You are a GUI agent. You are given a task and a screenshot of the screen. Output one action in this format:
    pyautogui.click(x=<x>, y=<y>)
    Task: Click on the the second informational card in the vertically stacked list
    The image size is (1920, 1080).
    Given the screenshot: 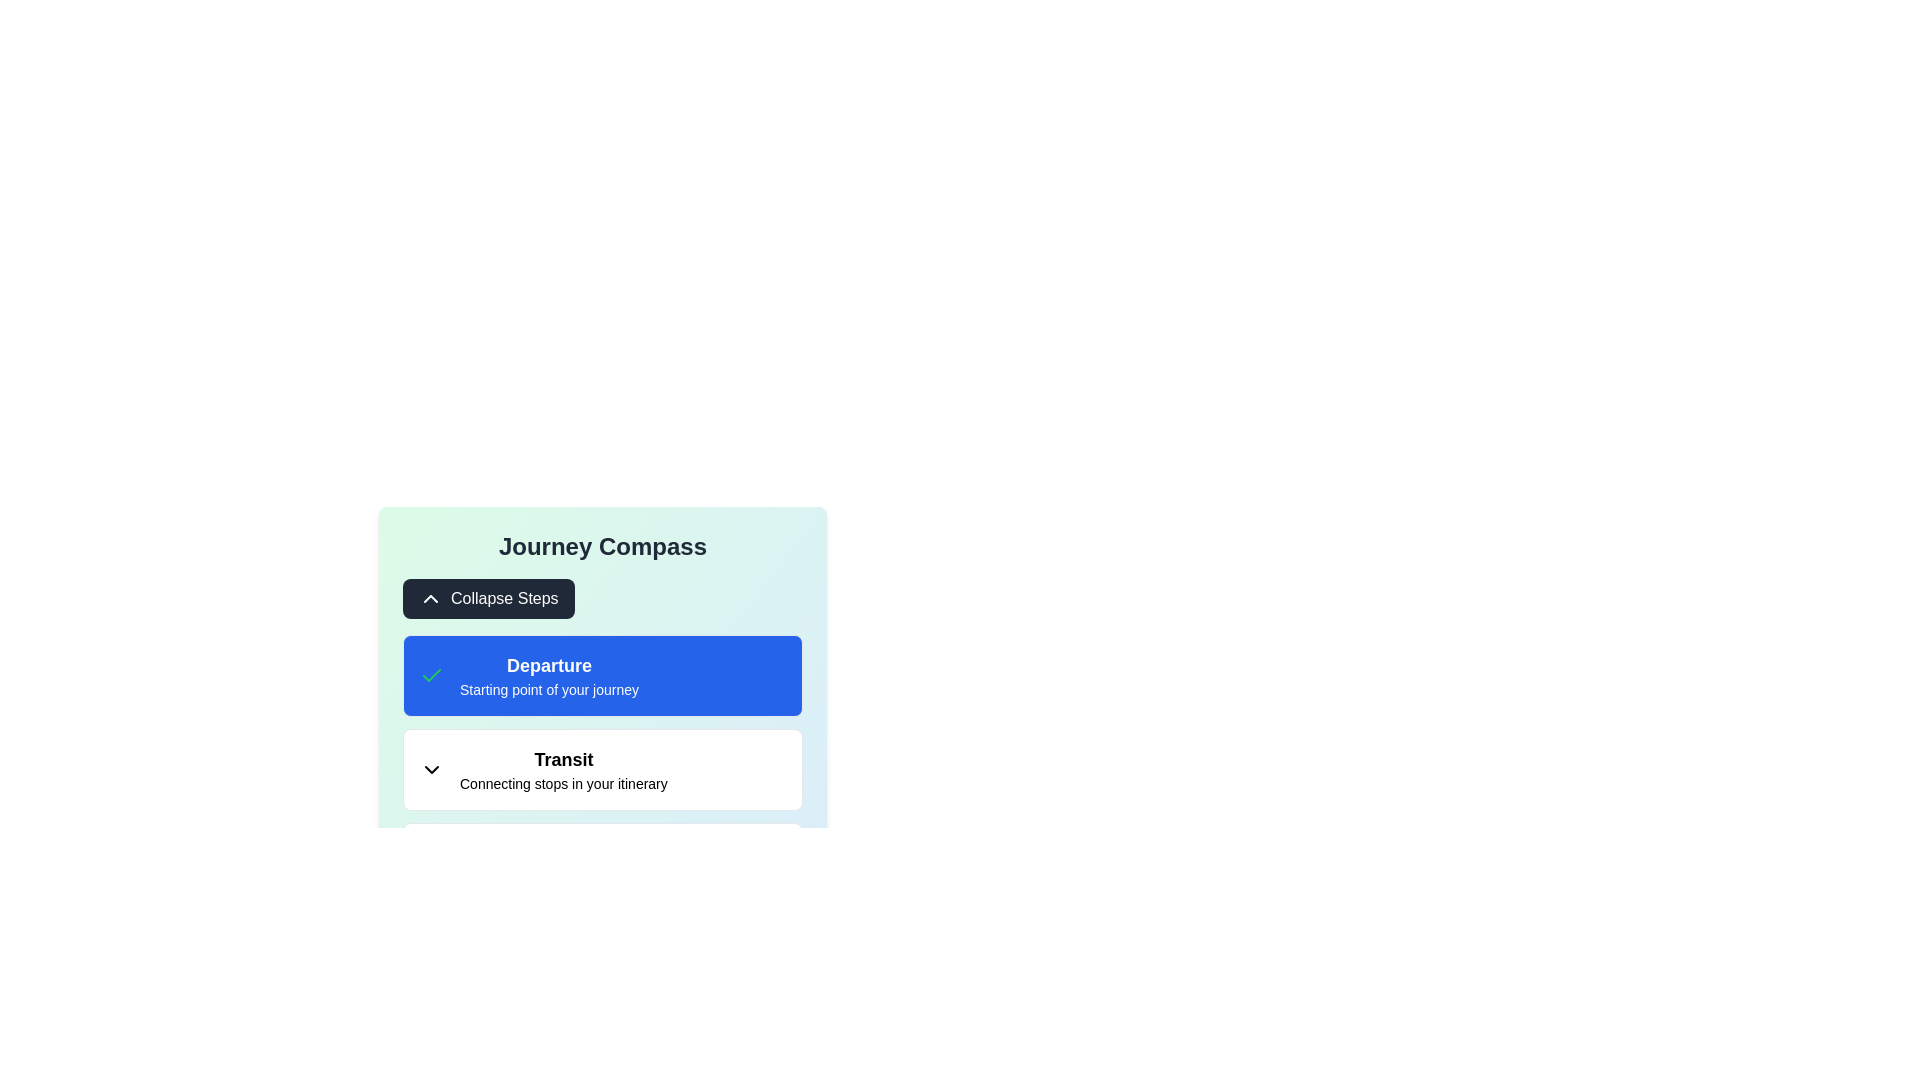 What is the action you would take?
    pyautogui.click(x=602, y=769)
    